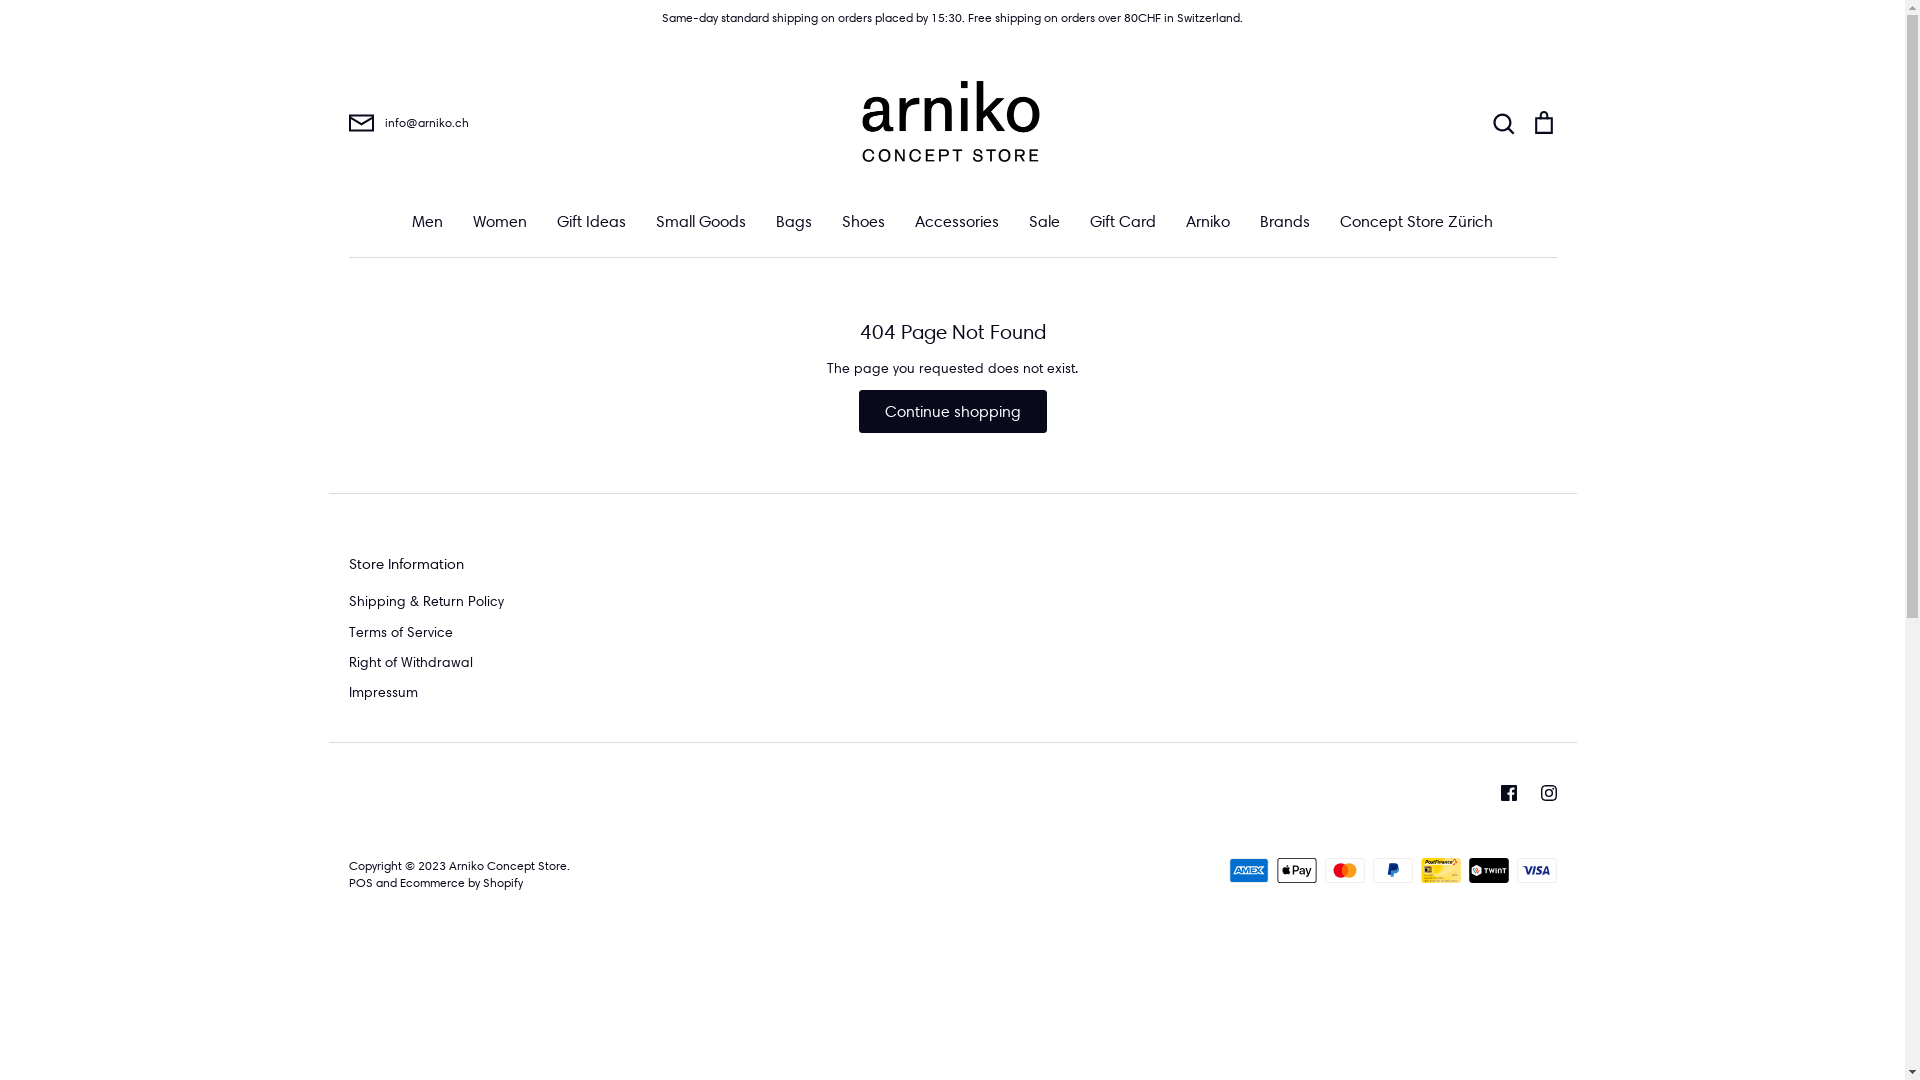 The height and width of the screenshot is (1080, 1920). What do you see at coordinates (347, 600) in the screenshot?
I see `'Shipping & Return Policy'` at bounding box center [347, 600].